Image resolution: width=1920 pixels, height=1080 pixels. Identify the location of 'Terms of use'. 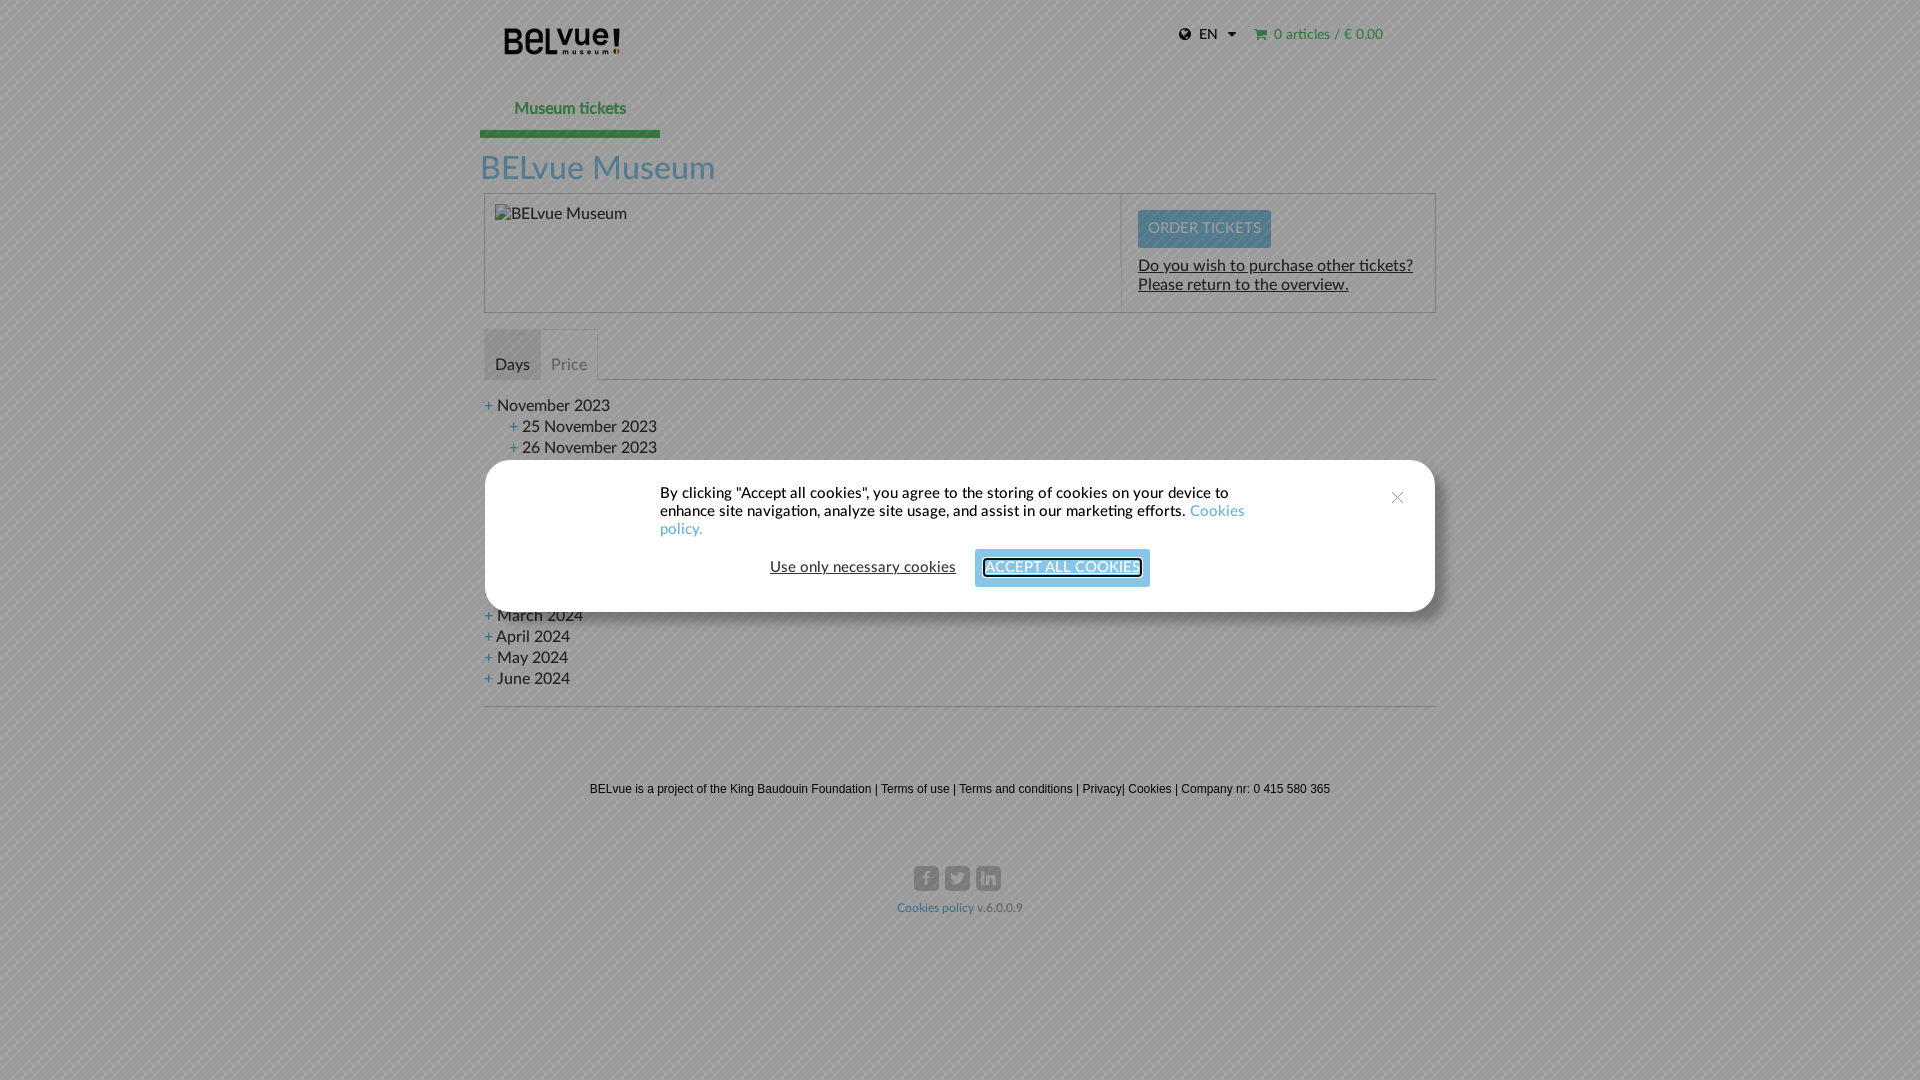
(914, 788).